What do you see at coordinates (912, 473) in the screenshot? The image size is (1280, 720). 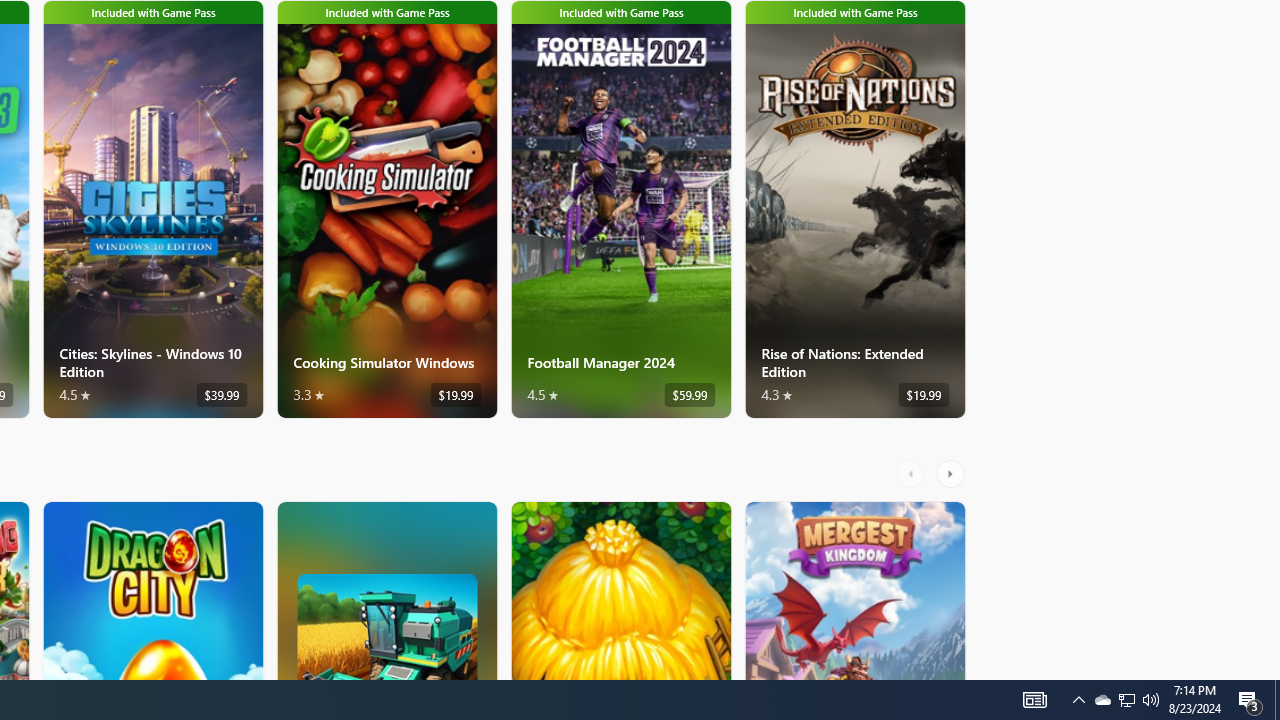 I see `'AutomationID: LeftScrollButton'` at bounding box center [912, 473].